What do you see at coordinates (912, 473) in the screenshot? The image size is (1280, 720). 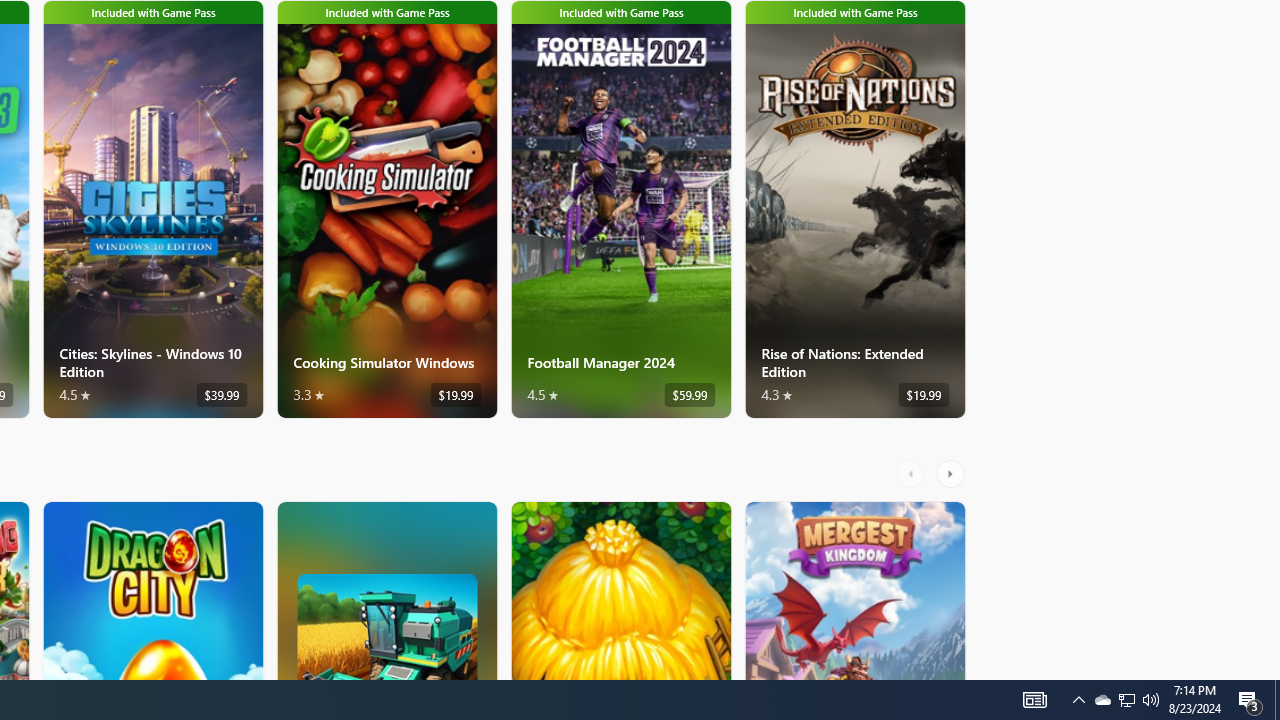 I see `'AutomationID: LeftScrollButton'` at bounding box center [912, 473].